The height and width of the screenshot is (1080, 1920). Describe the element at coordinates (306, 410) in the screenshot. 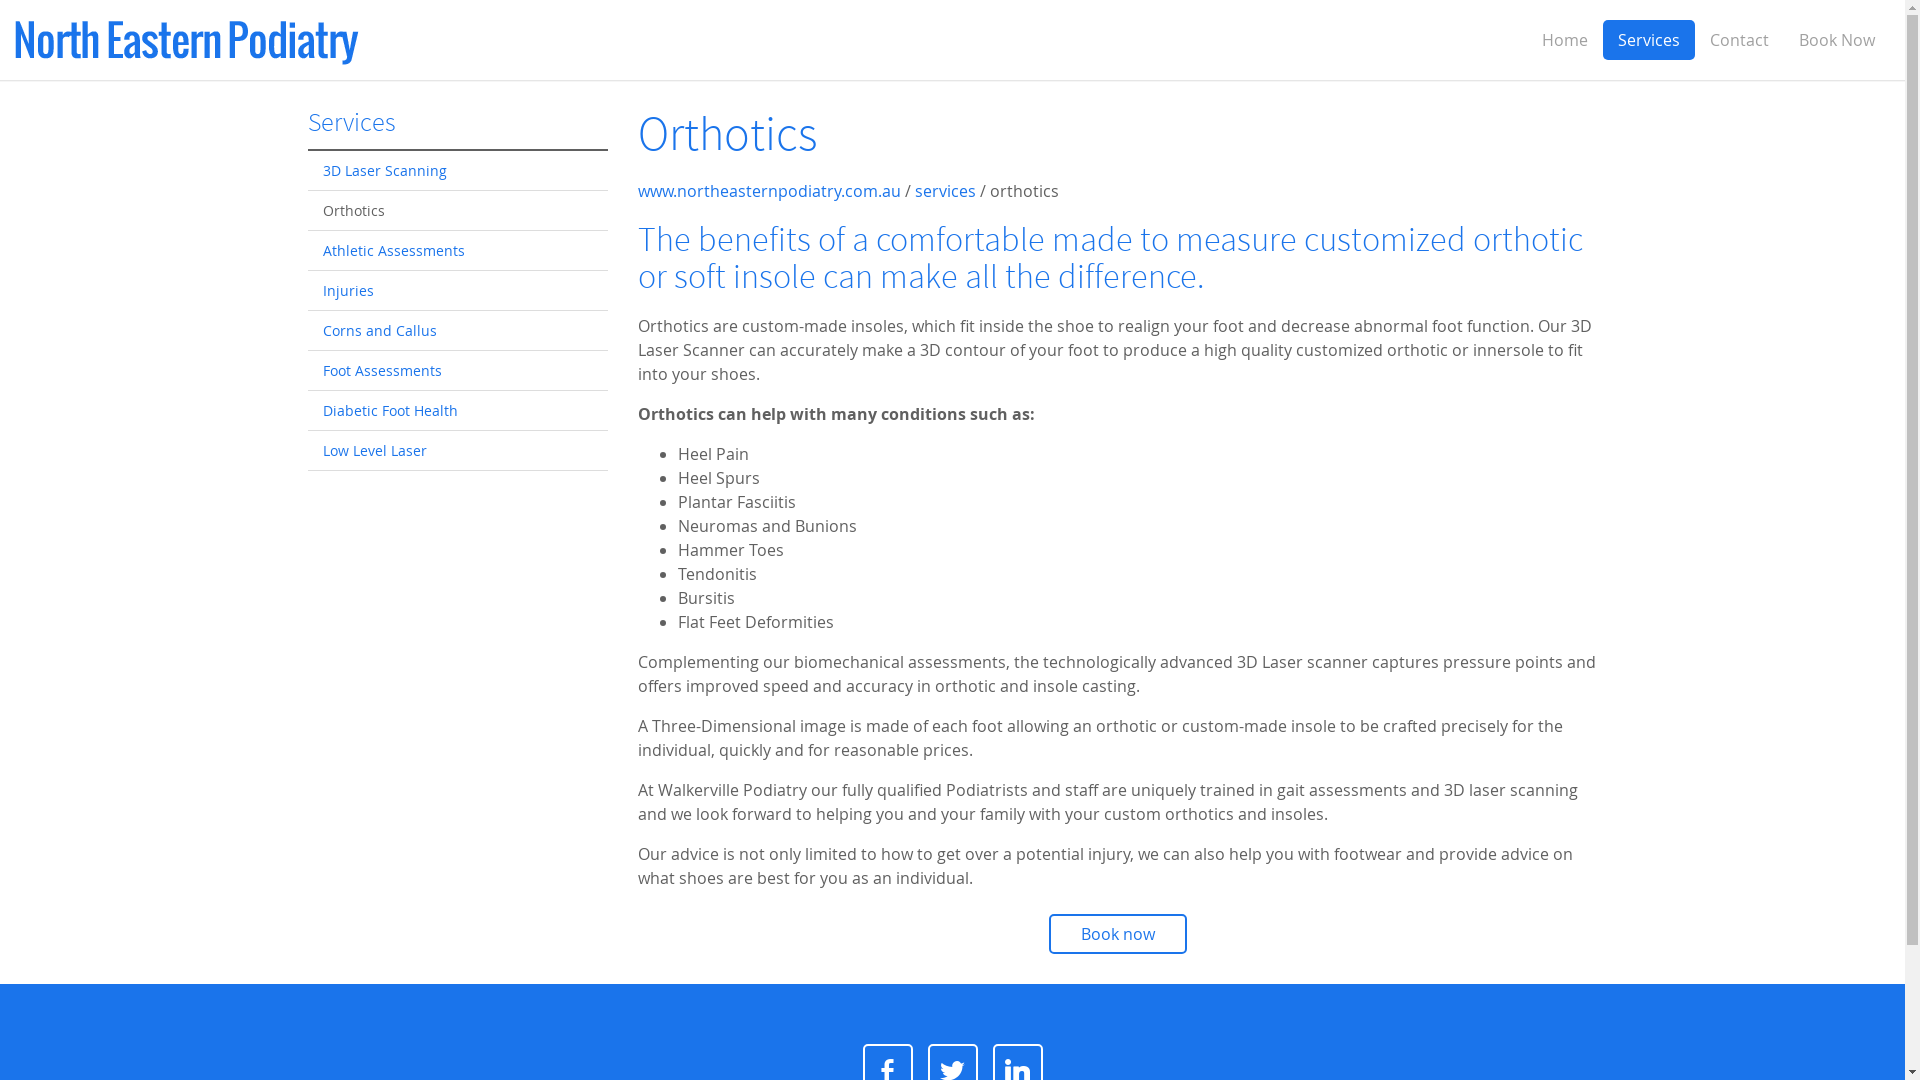

I see `'Diabetic Foot Health'` at that location.